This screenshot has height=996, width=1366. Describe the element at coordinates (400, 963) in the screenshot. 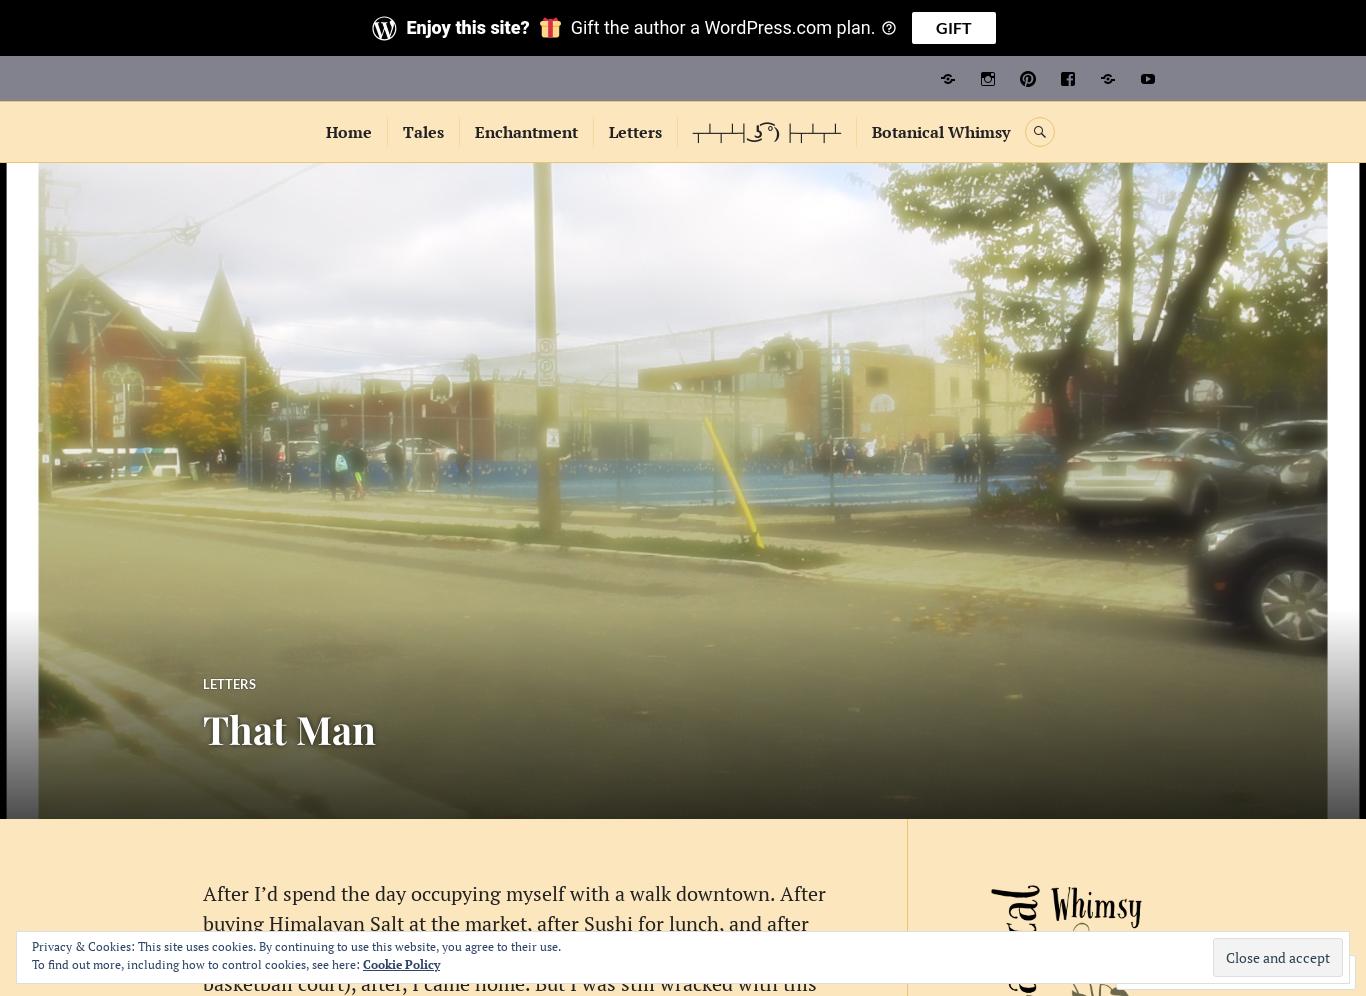

I see `'Cookie Policy'` at that location.